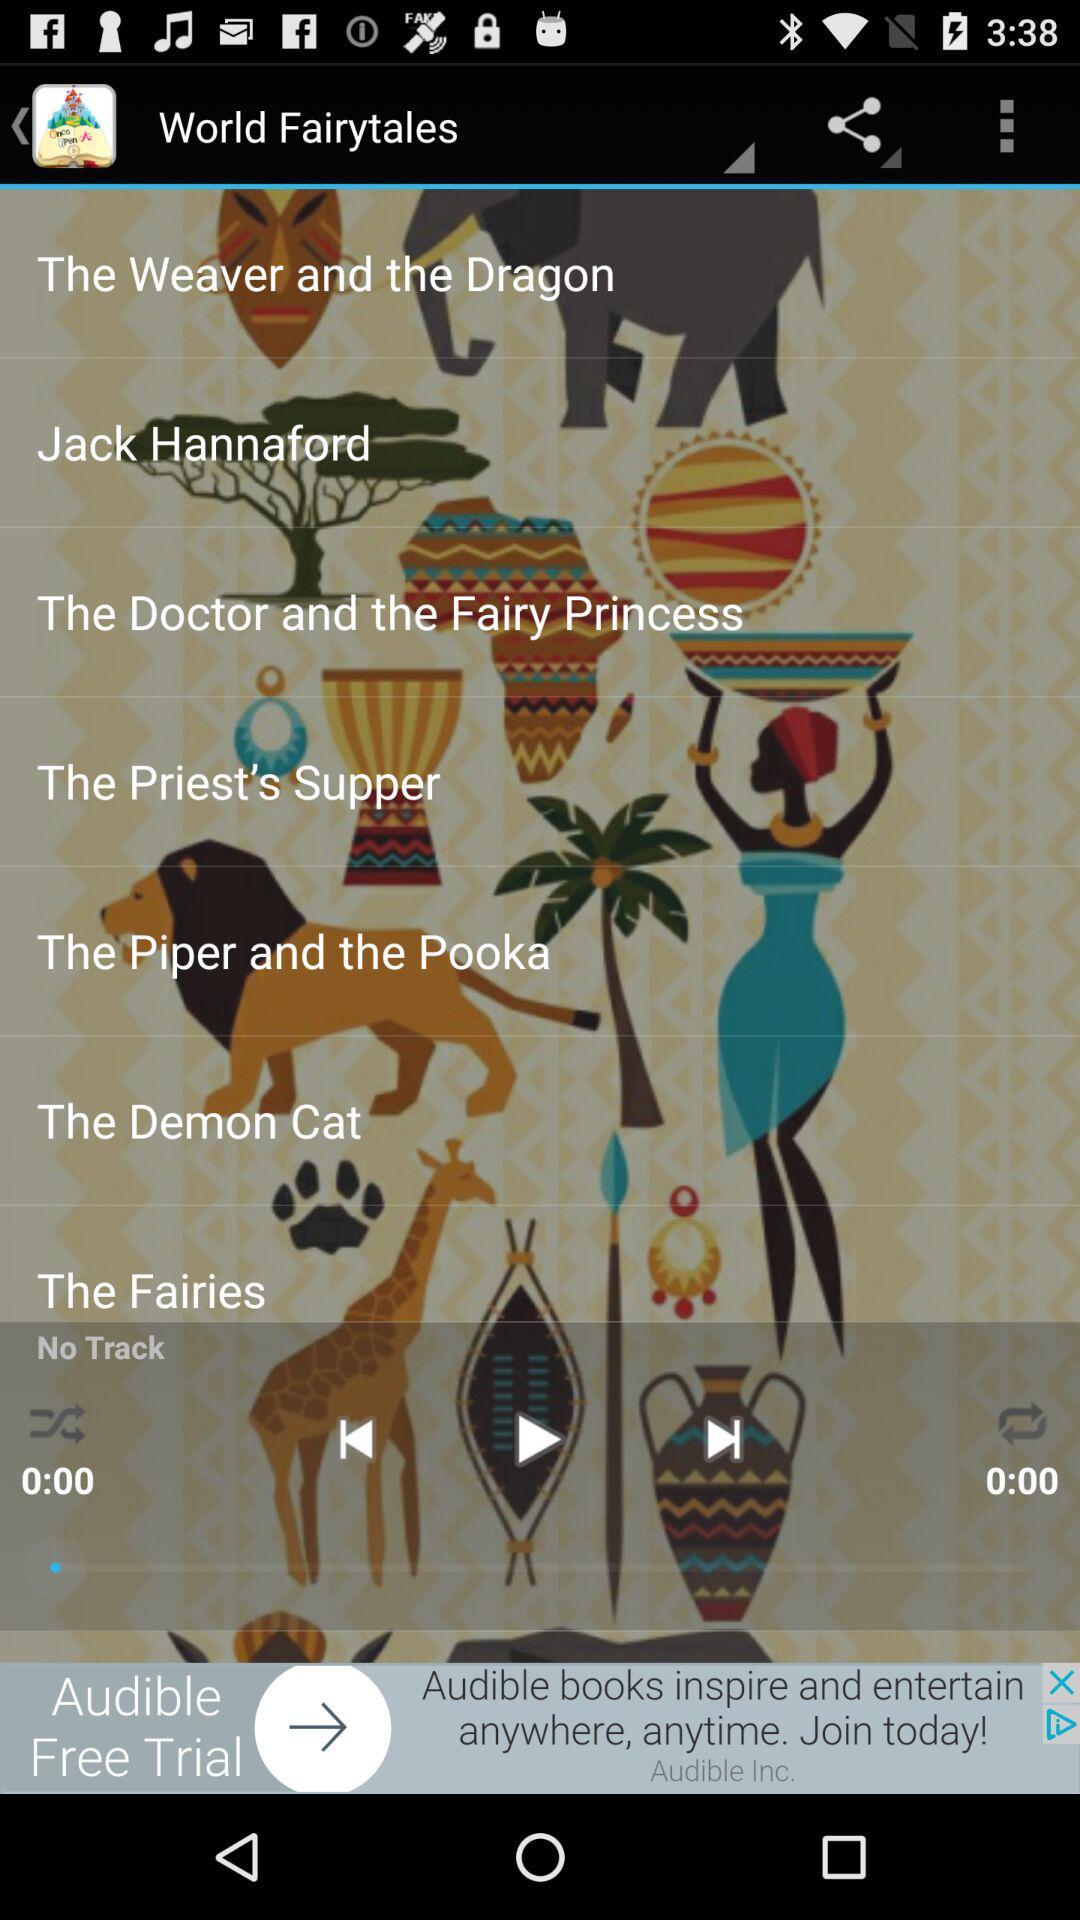 The width and height of the screenshot is (1080, 1920). Describe the element at coordinates (540, 1727) in the screenshot. I see `click on advertisement` at that location.